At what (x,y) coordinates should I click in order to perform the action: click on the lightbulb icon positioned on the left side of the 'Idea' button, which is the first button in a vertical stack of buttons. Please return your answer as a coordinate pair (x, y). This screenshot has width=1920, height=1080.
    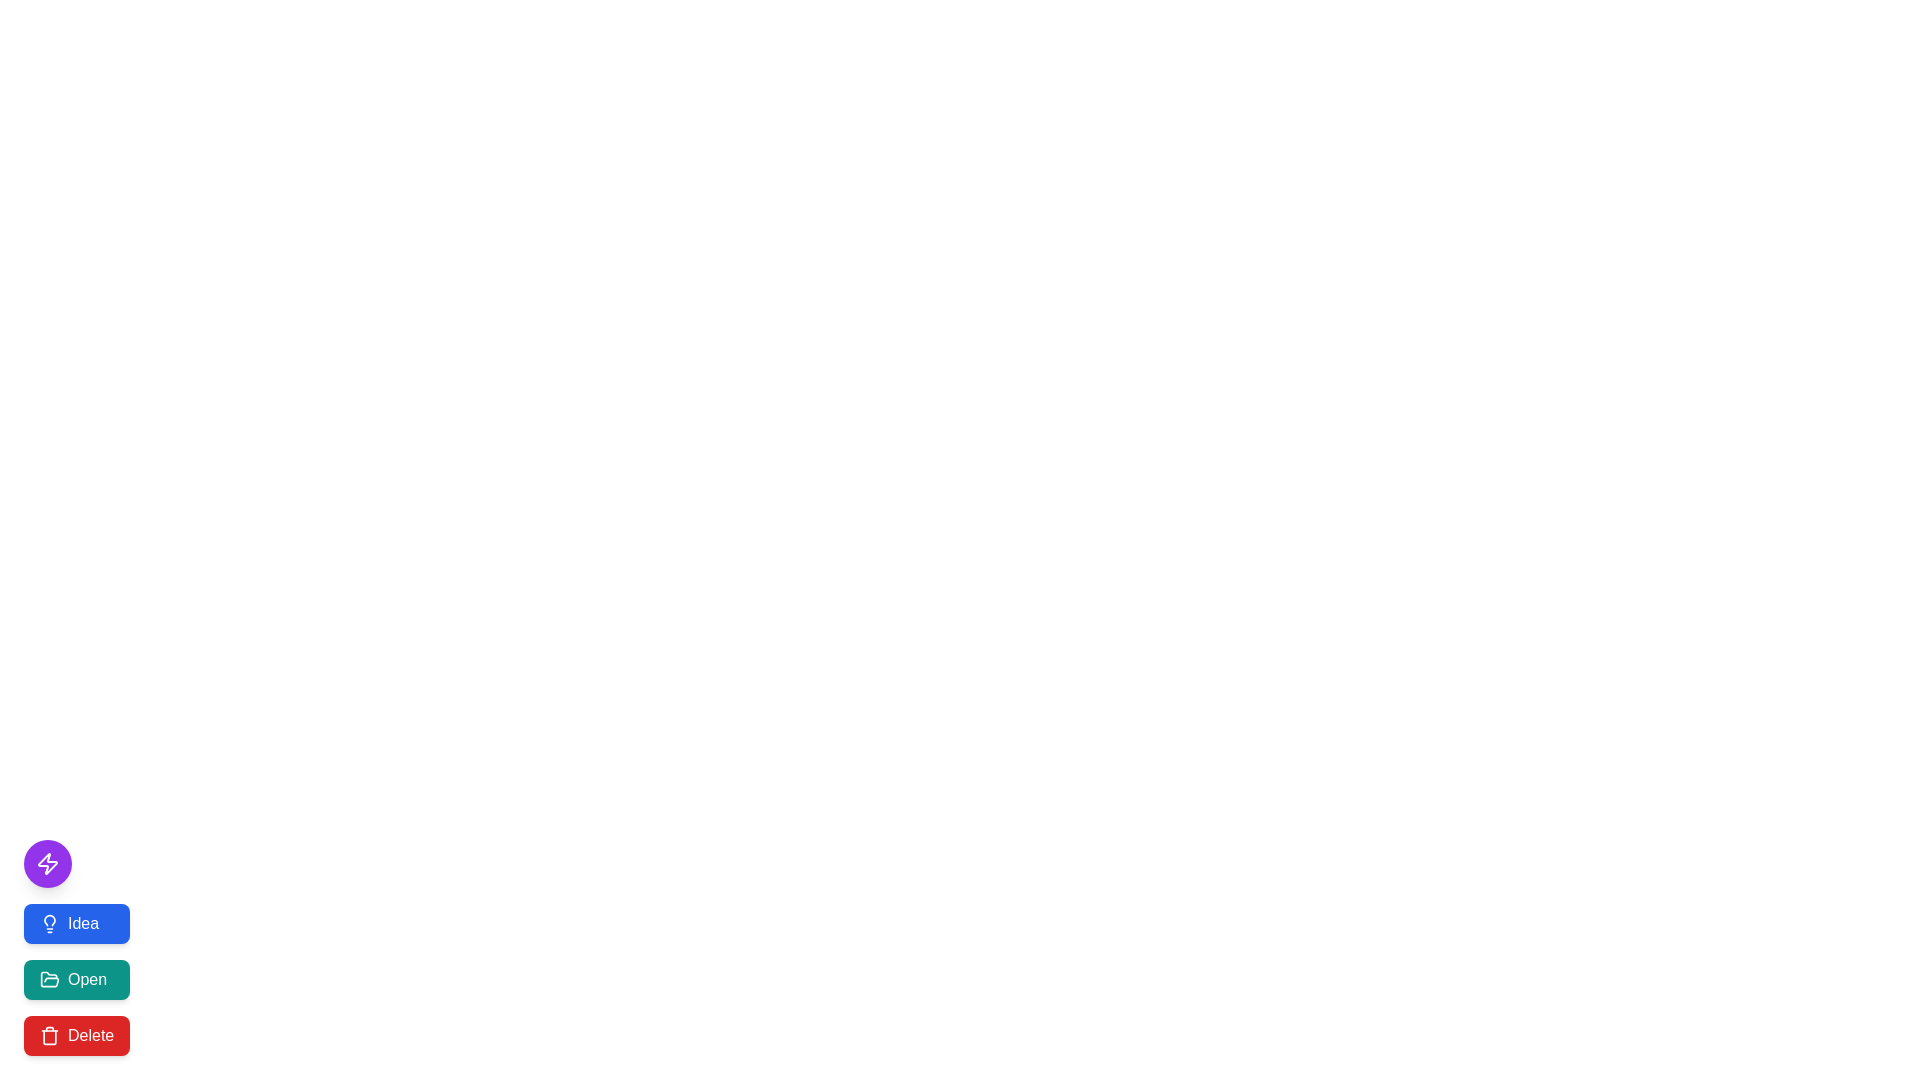
    Looking at the image, I should click on (49, 924).